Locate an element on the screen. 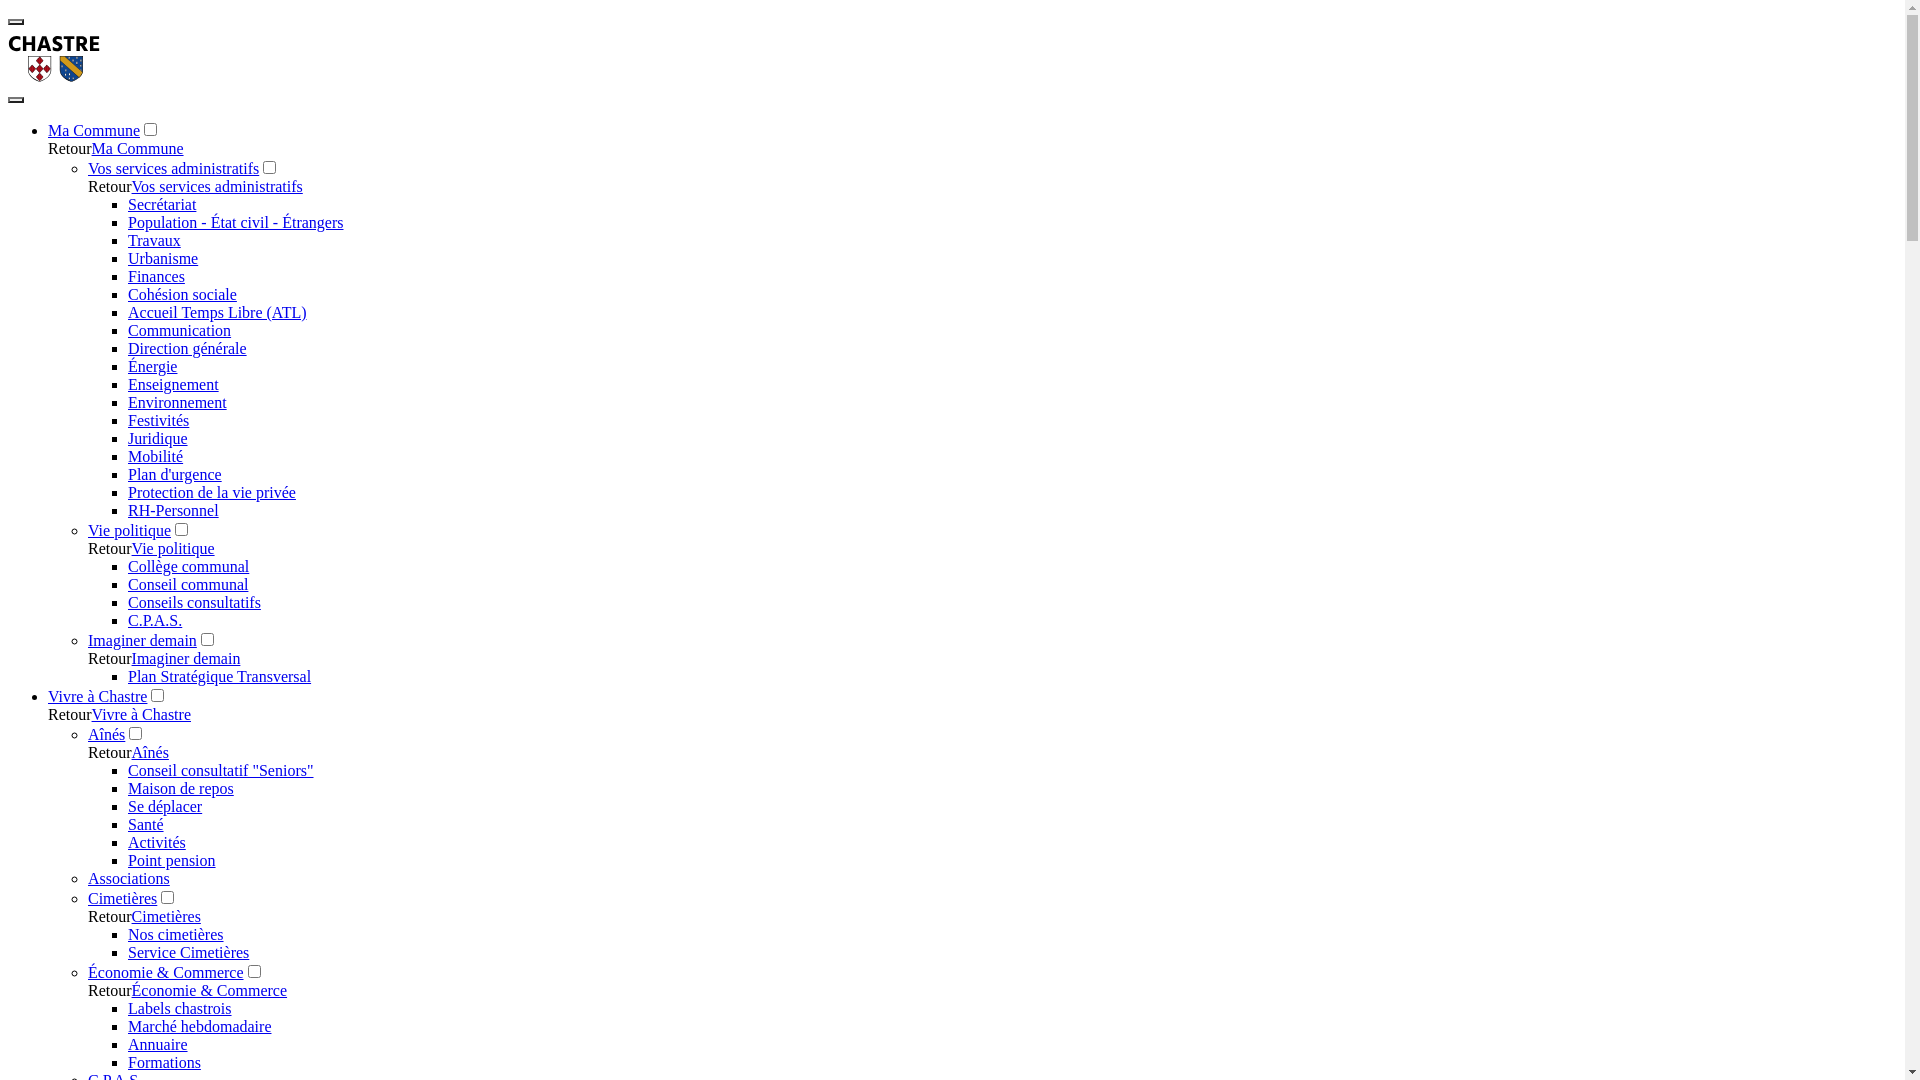 This screenshot has width=1920, height=1080. 'Finances' is located at coordinates (155, 276).